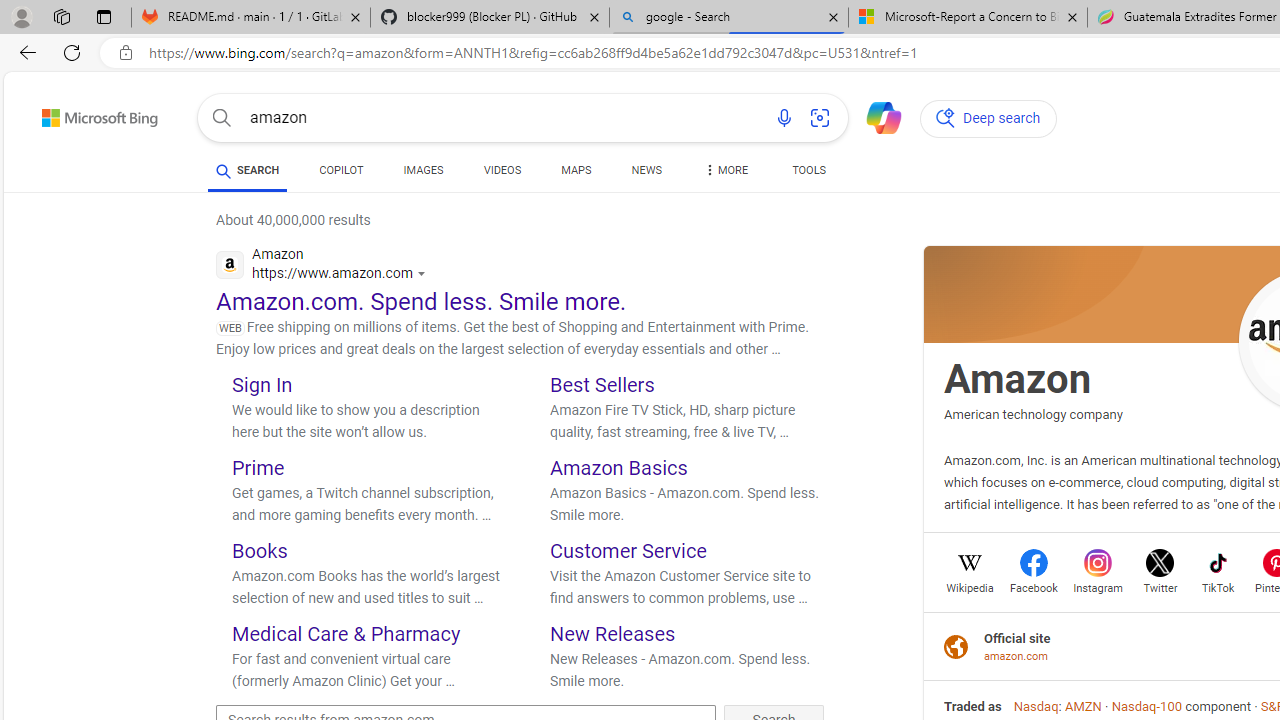 The height and width of the screenshot is (720, 1280). What do you see at coordinates (601, 384) in the screenshot?
I see `'Best Sellers'` at bounding box center [601, 384].